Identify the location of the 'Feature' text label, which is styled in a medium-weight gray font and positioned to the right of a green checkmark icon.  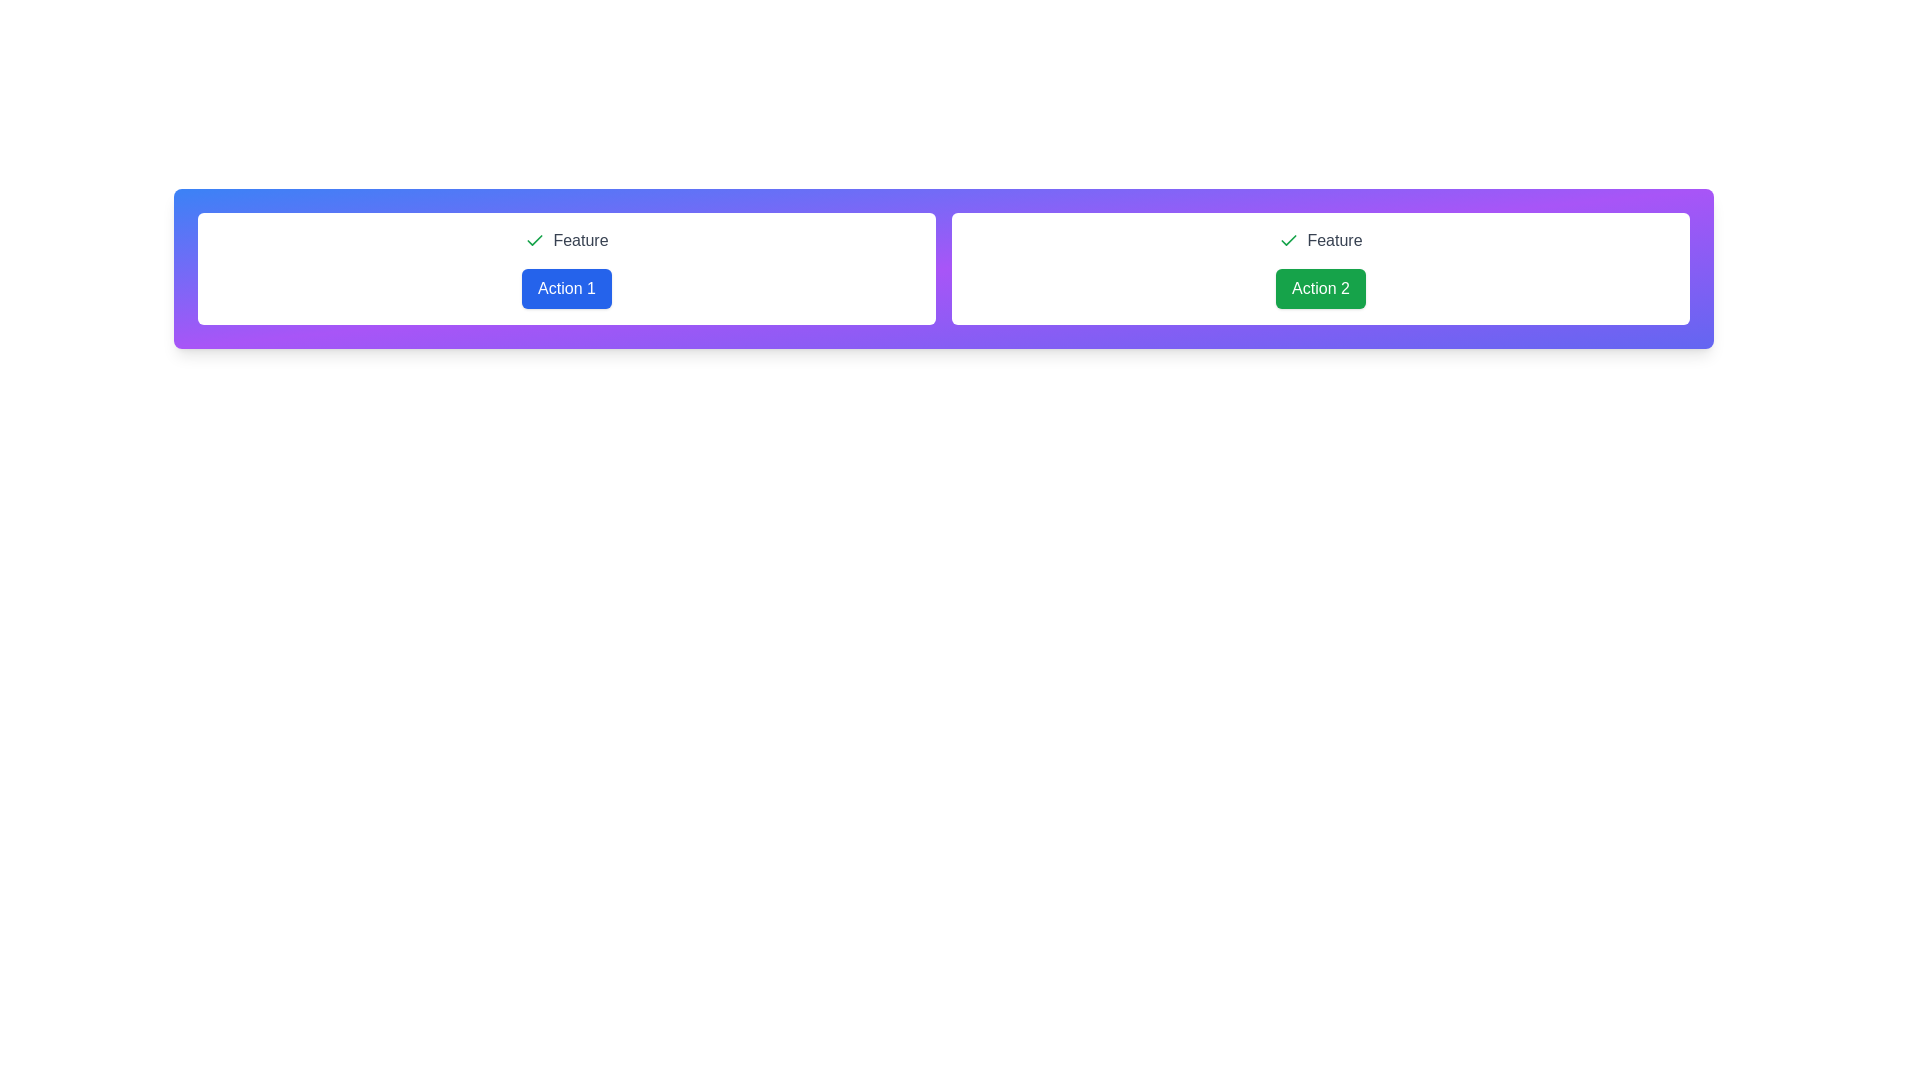
(579, 239).